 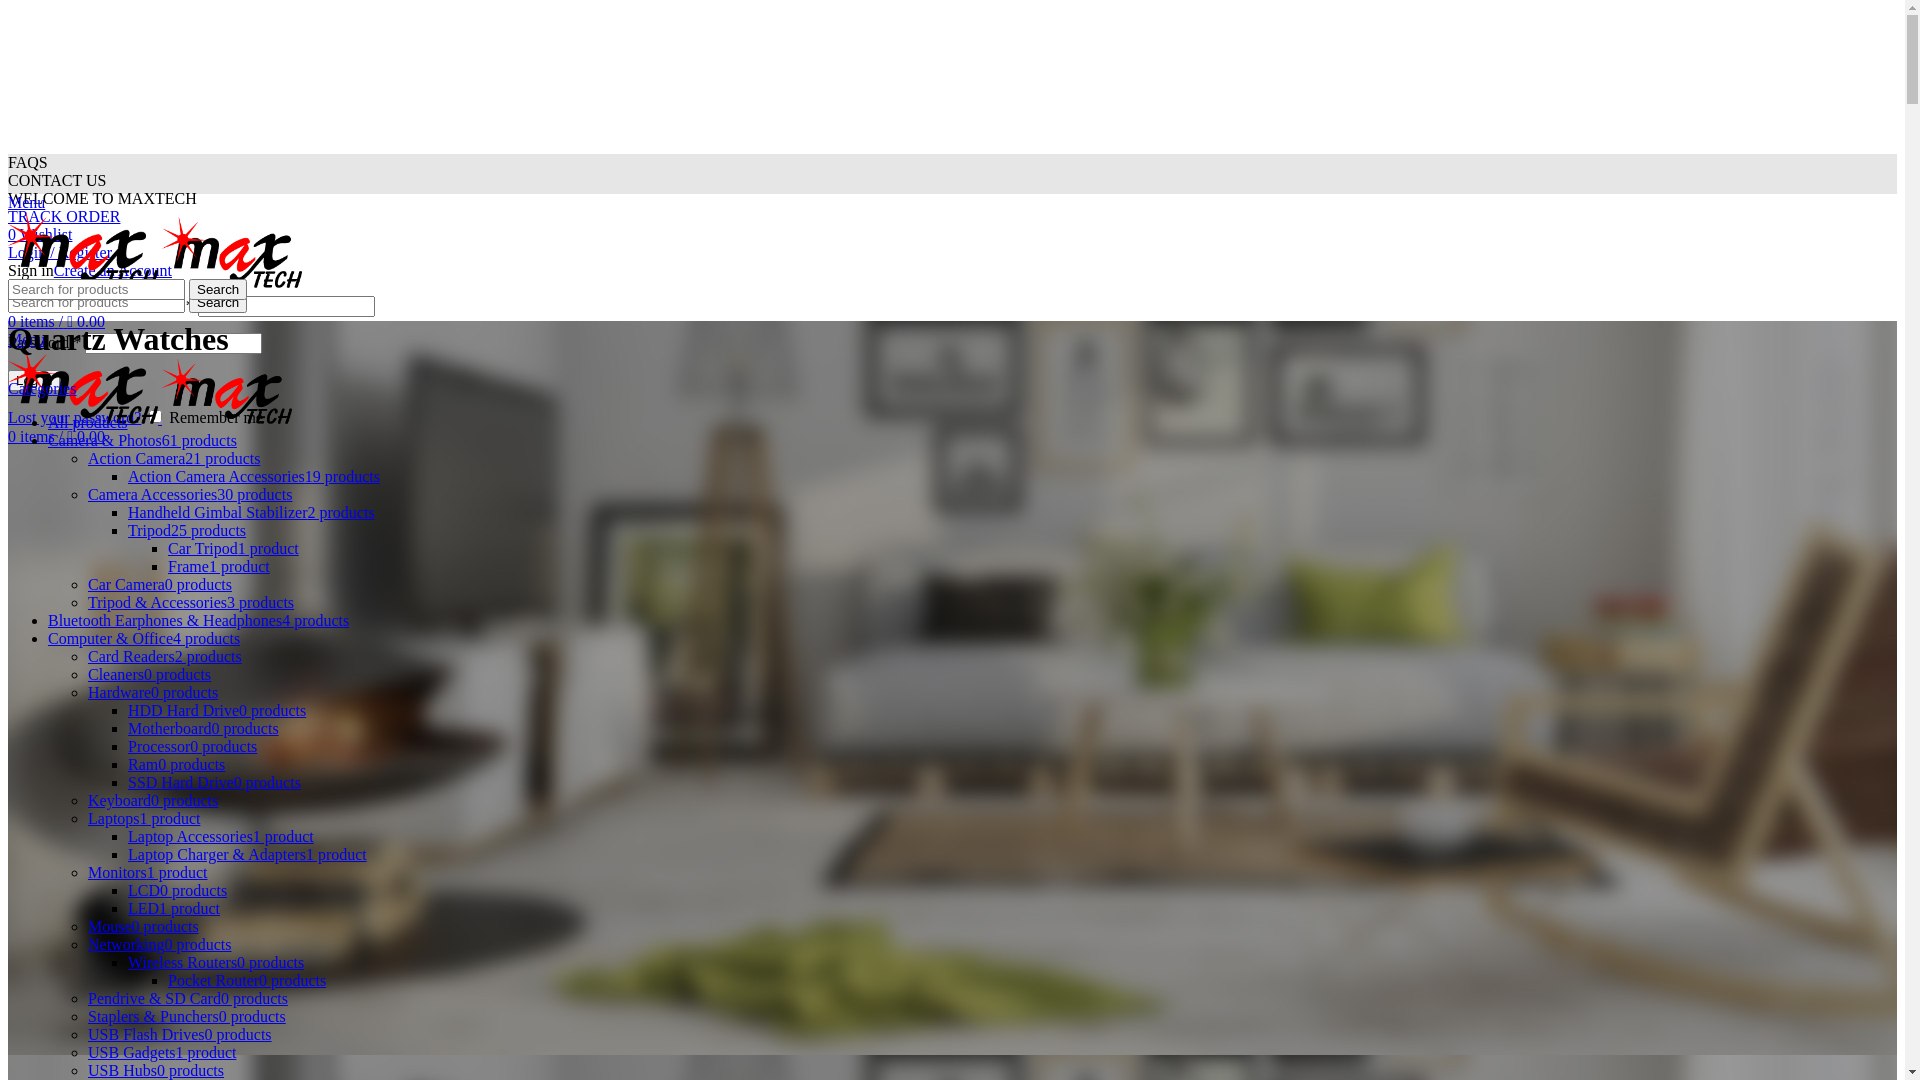 I want to click on 'Motherboard0 products', so click(x=203, y=728).